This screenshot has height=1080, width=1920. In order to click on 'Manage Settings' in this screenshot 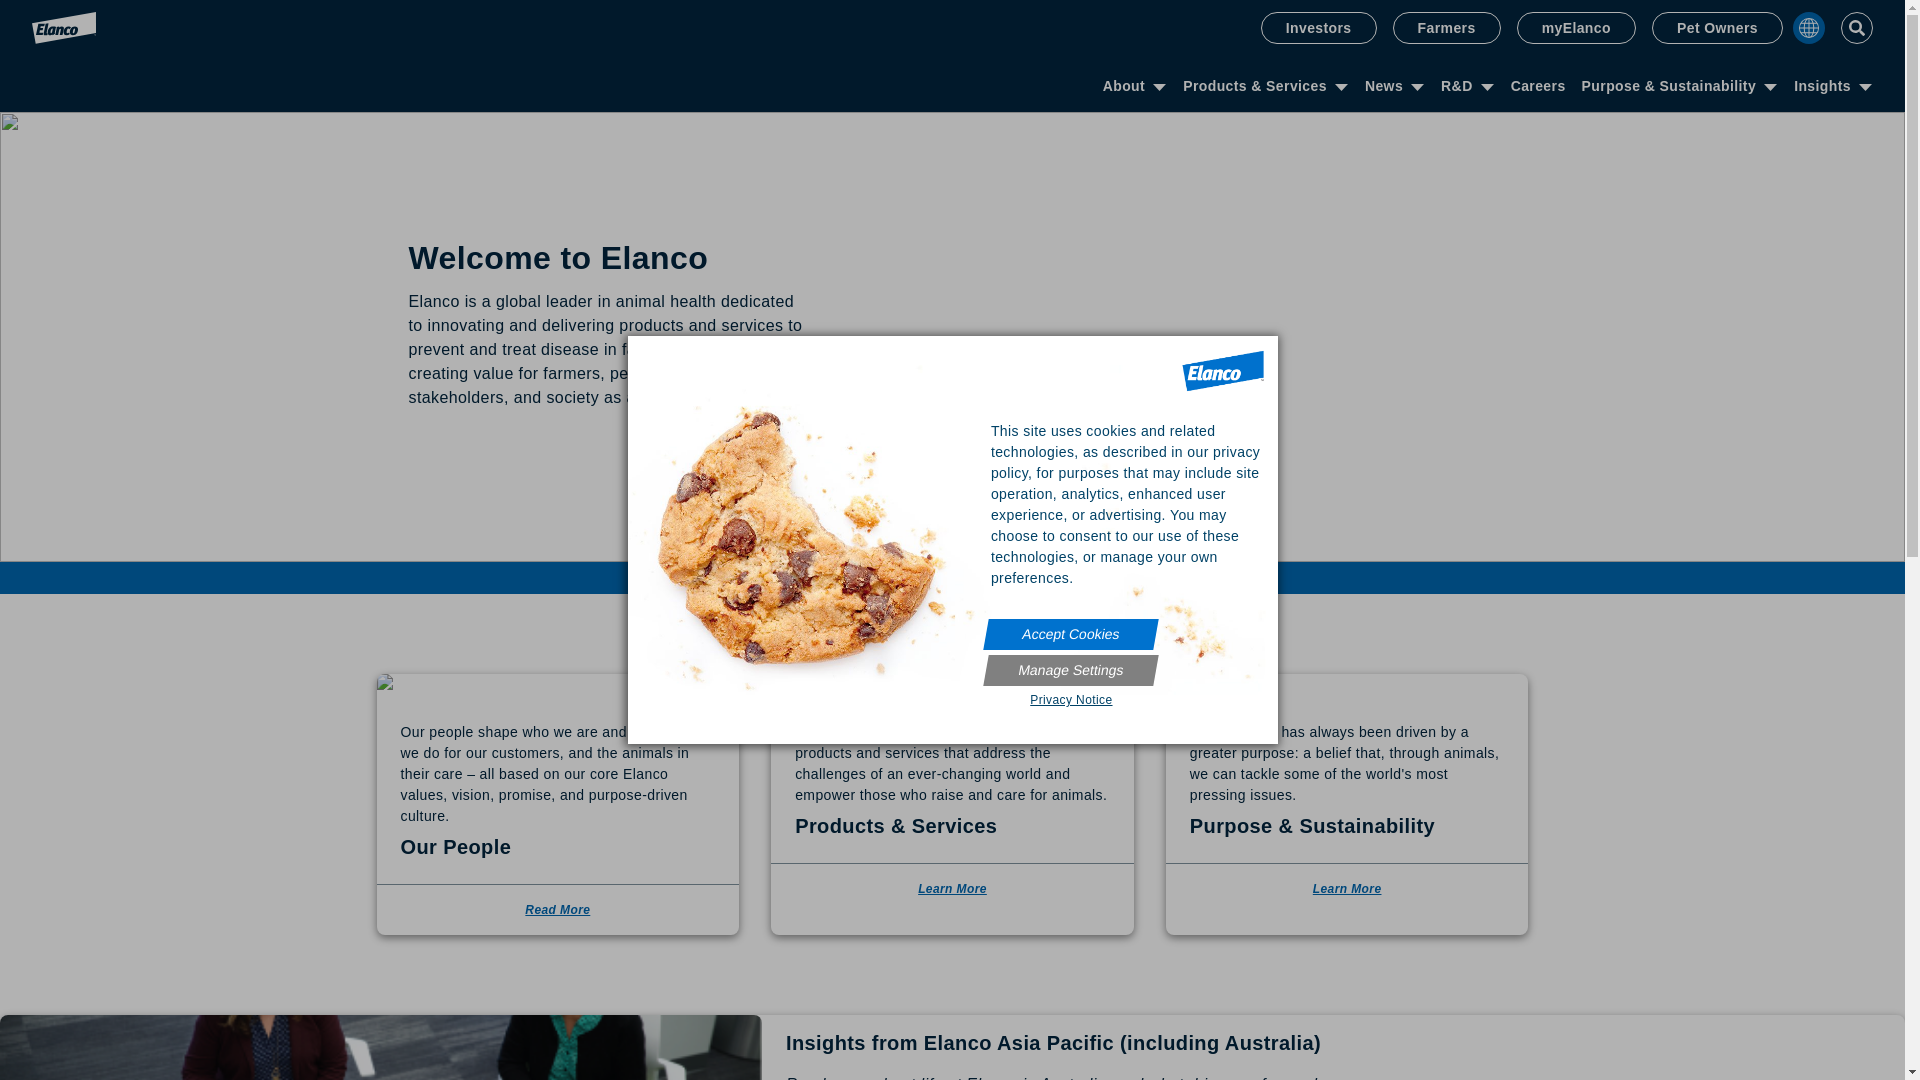, I will do `click(1068, 670)`.